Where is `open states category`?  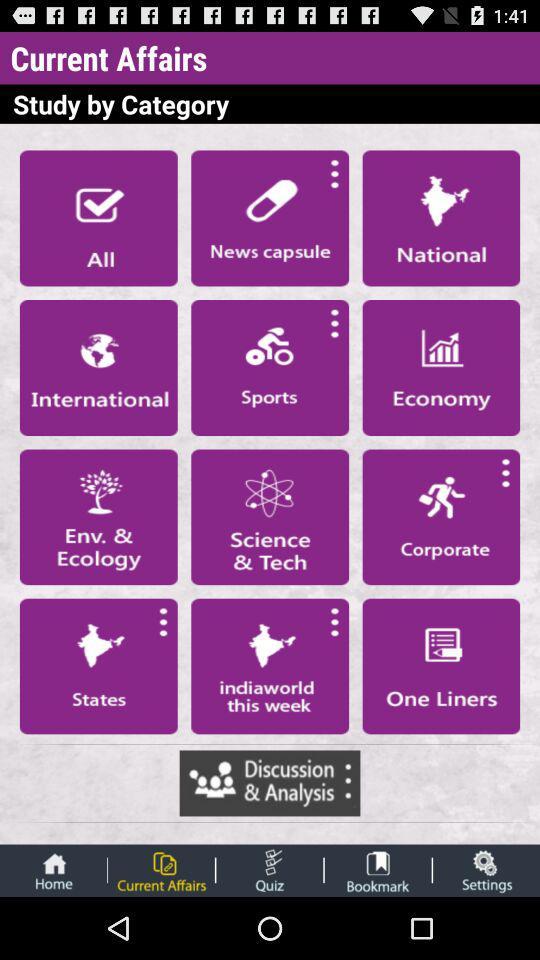 open states category is located at coordinates (97, 666).